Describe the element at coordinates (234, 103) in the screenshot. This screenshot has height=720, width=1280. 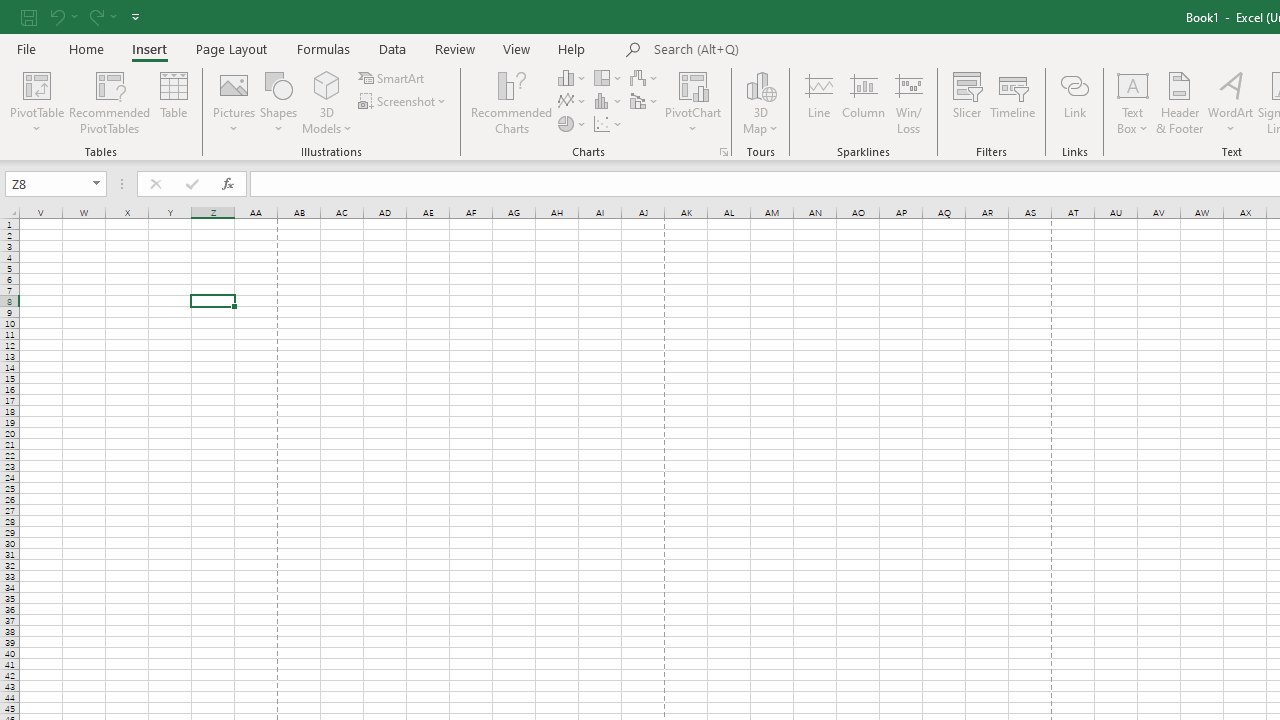
I see `'Pictures'` at that location.